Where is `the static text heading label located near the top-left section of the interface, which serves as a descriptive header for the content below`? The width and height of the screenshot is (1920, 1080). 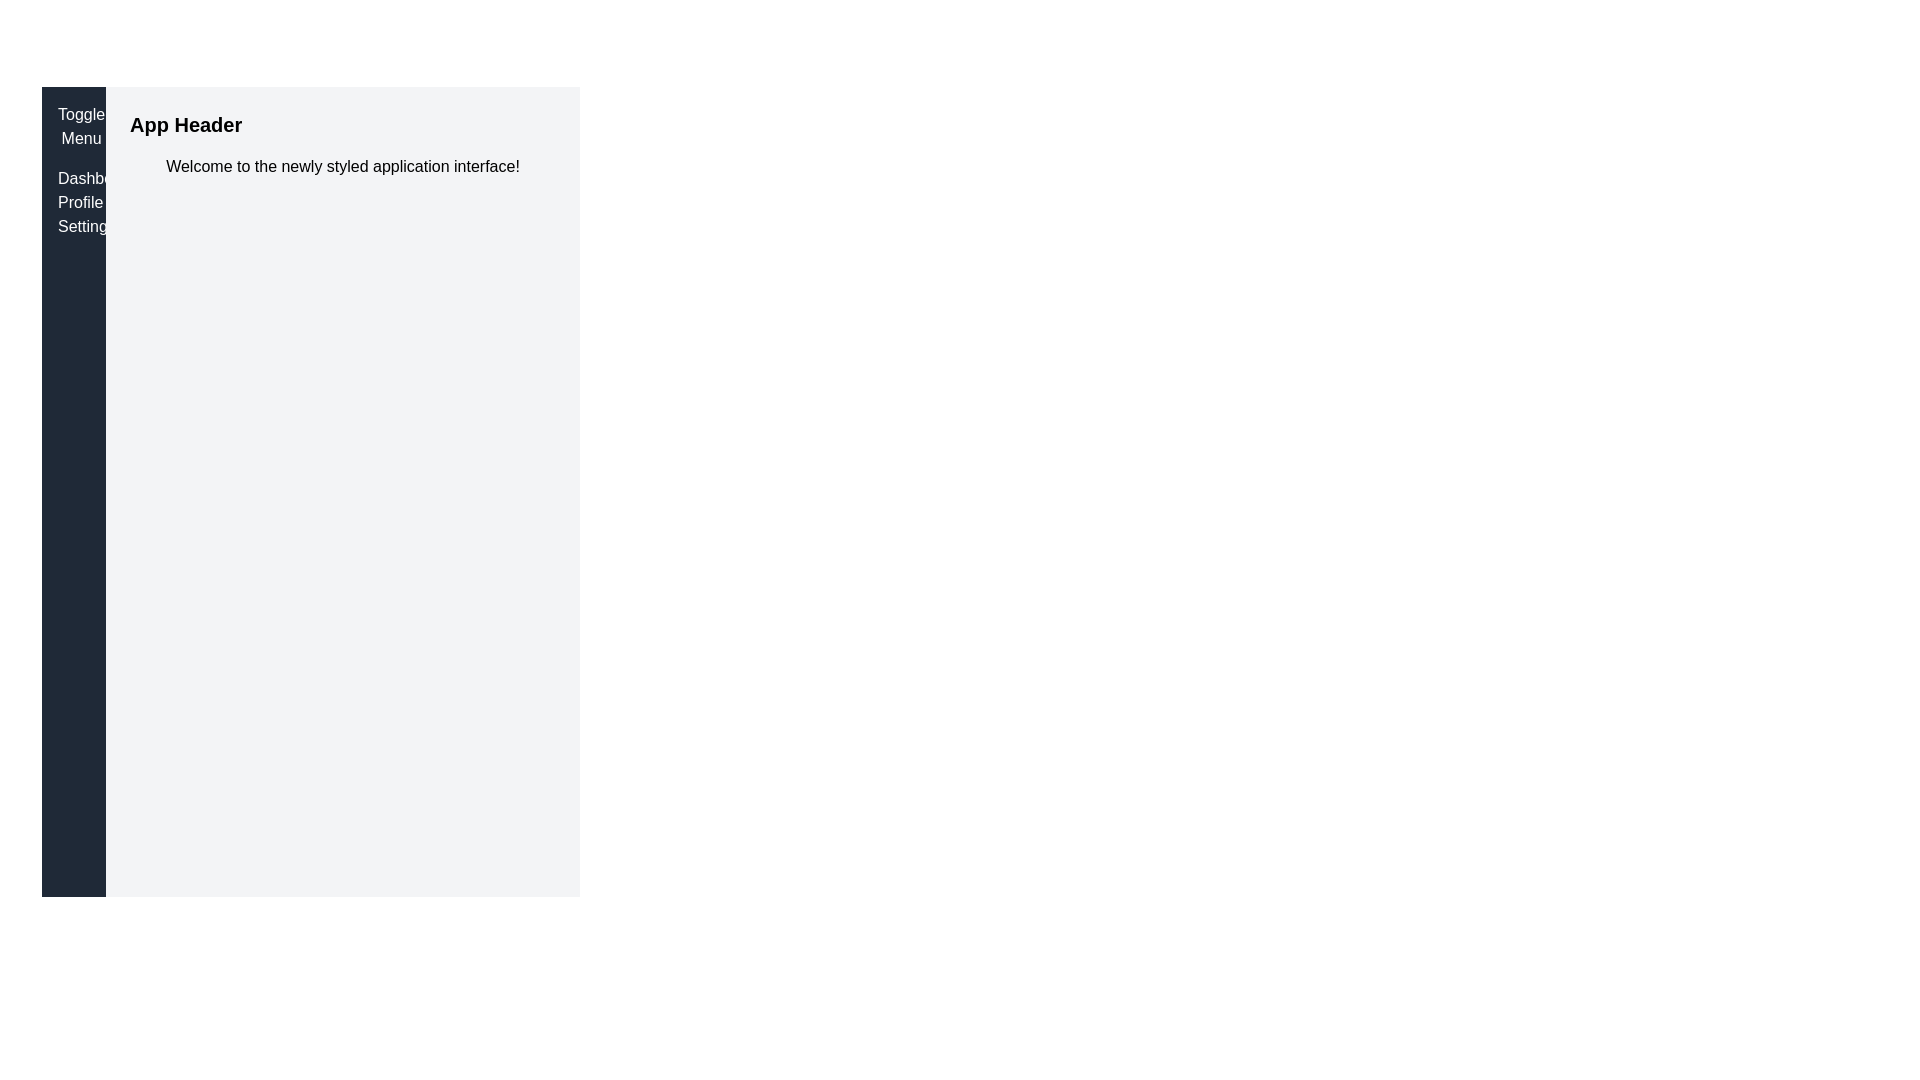 the static text heading label located near the top-left section of the interface, which serves as a descriptive header for the content below is located at coordinates (186, 124).